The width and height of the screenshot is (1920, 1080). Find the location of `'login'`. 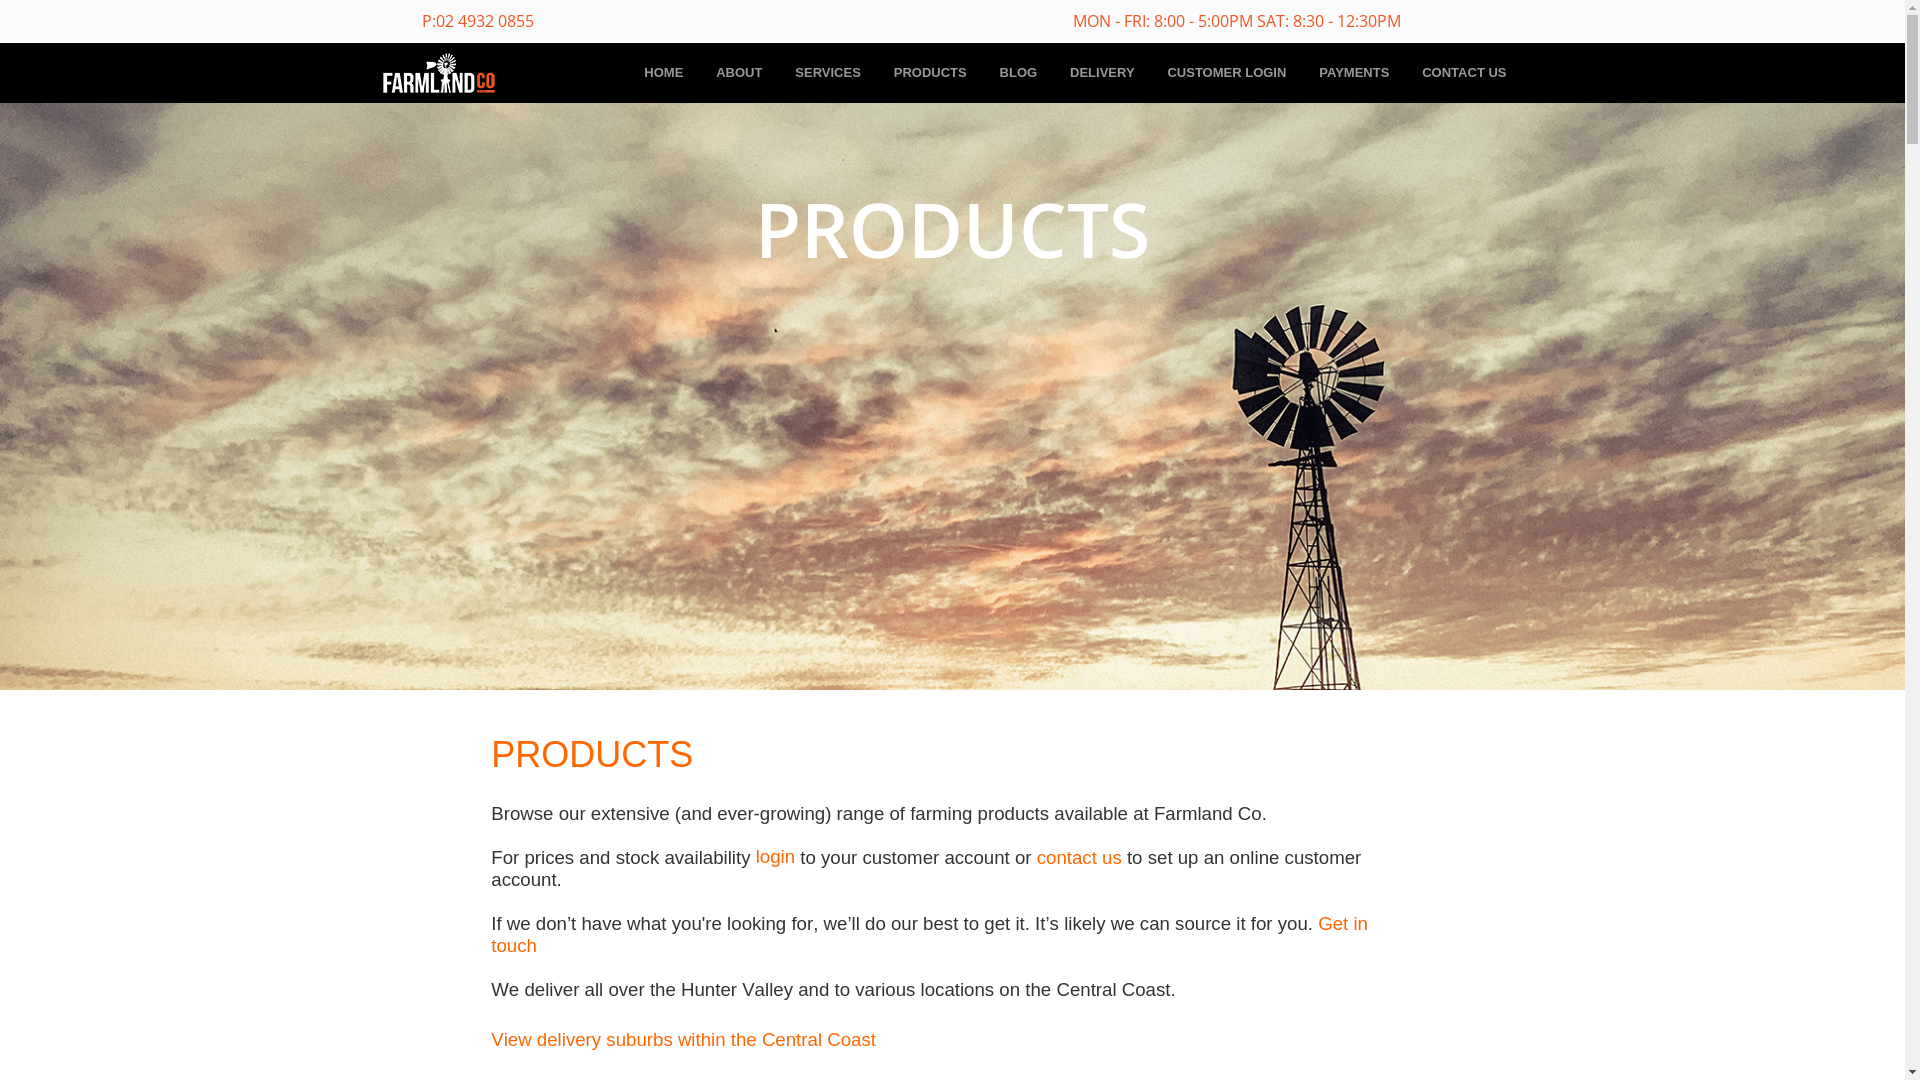

'login' is located at coordinates (774, 855).